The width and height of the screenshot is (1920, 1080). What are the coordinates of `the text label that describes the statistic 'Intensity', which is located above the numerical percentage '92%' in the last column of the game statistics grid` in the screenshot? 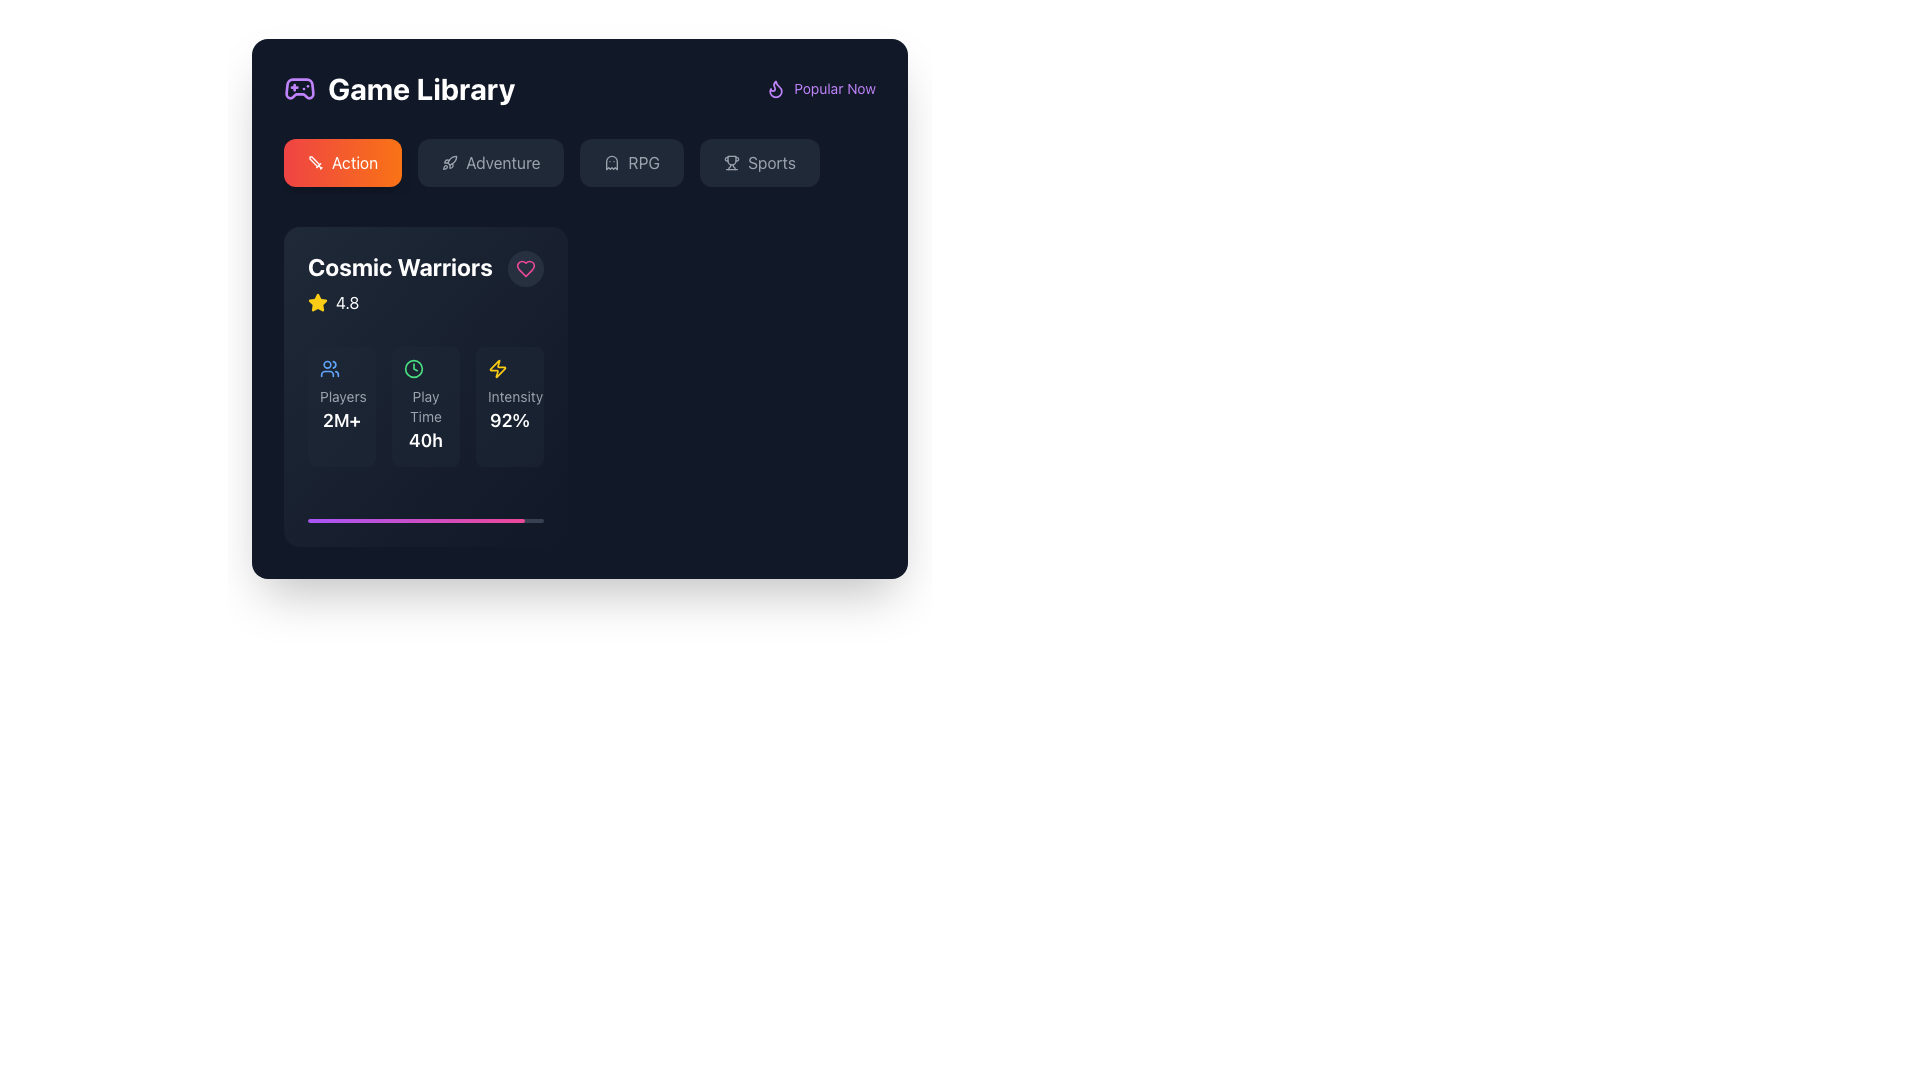 It's located at (509, 397).